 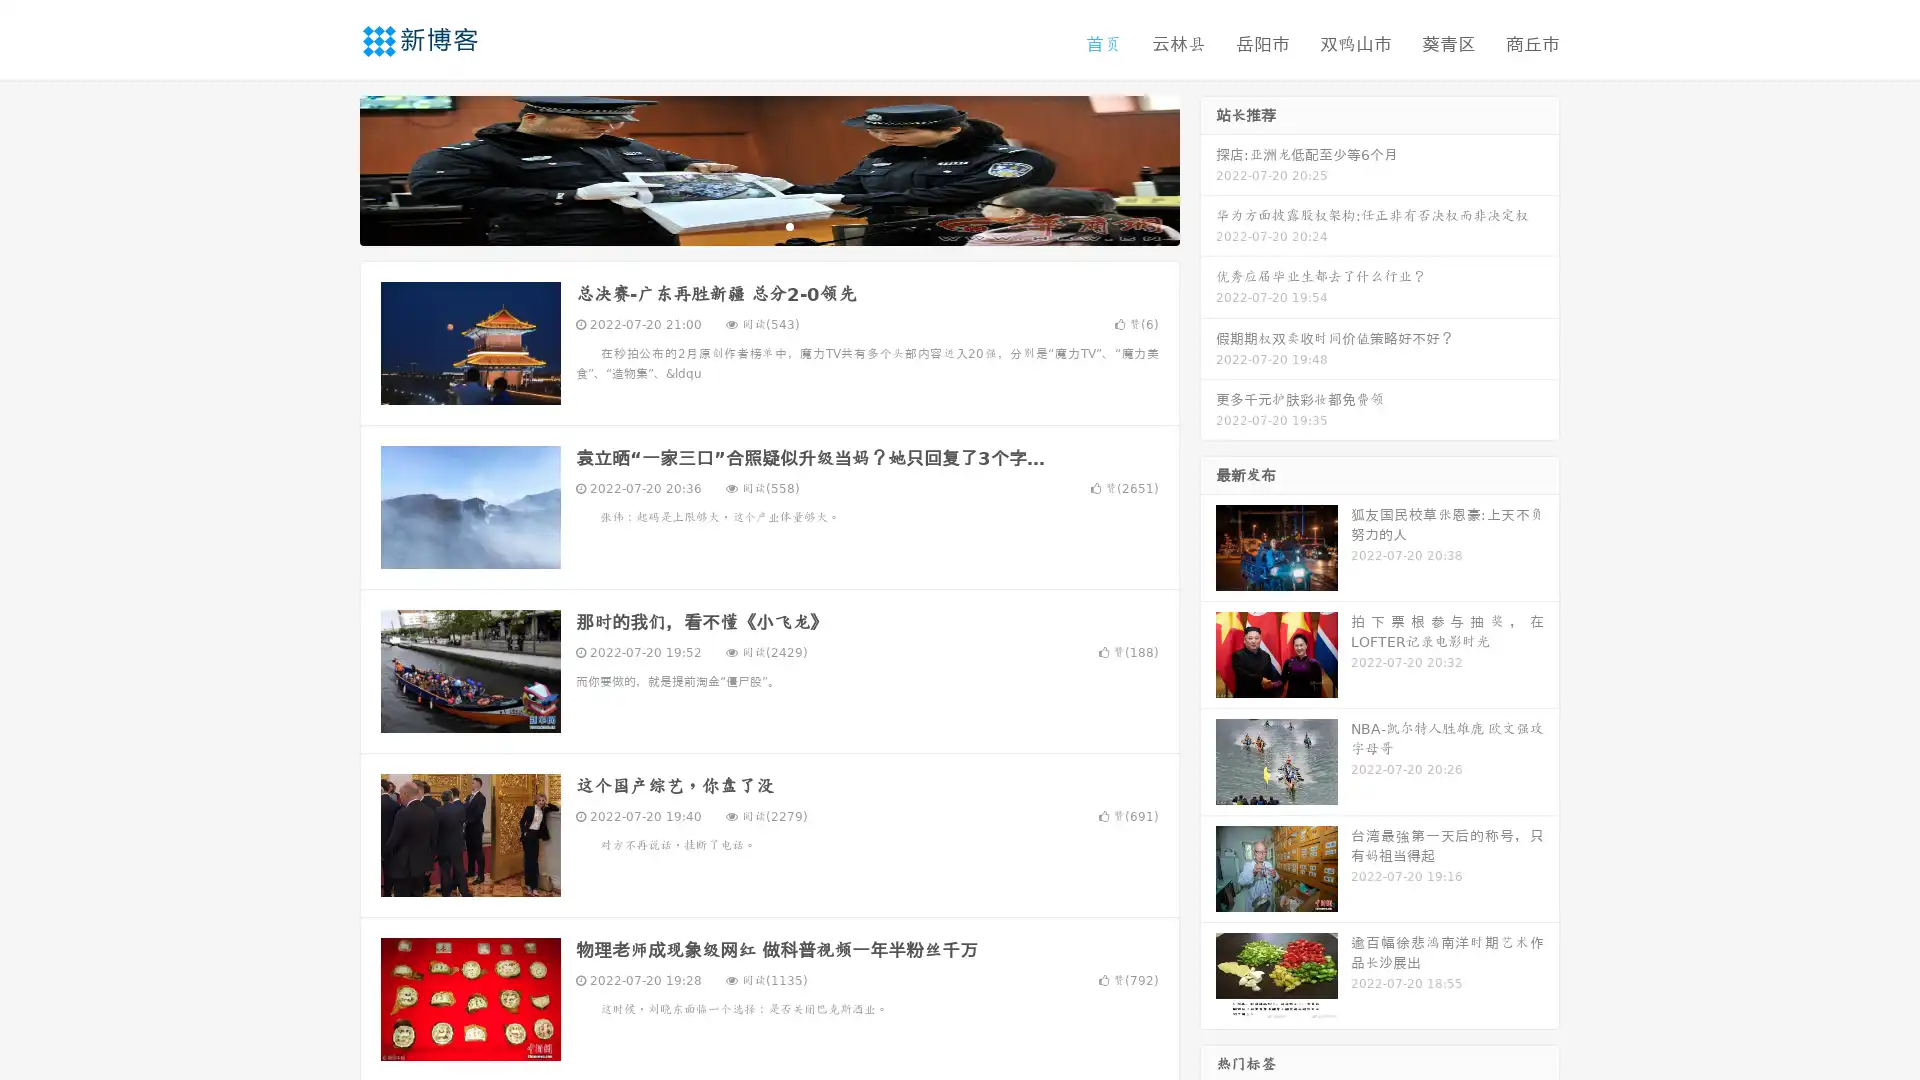 I want to click on Go to slide 3, so click(x=789, y=225).